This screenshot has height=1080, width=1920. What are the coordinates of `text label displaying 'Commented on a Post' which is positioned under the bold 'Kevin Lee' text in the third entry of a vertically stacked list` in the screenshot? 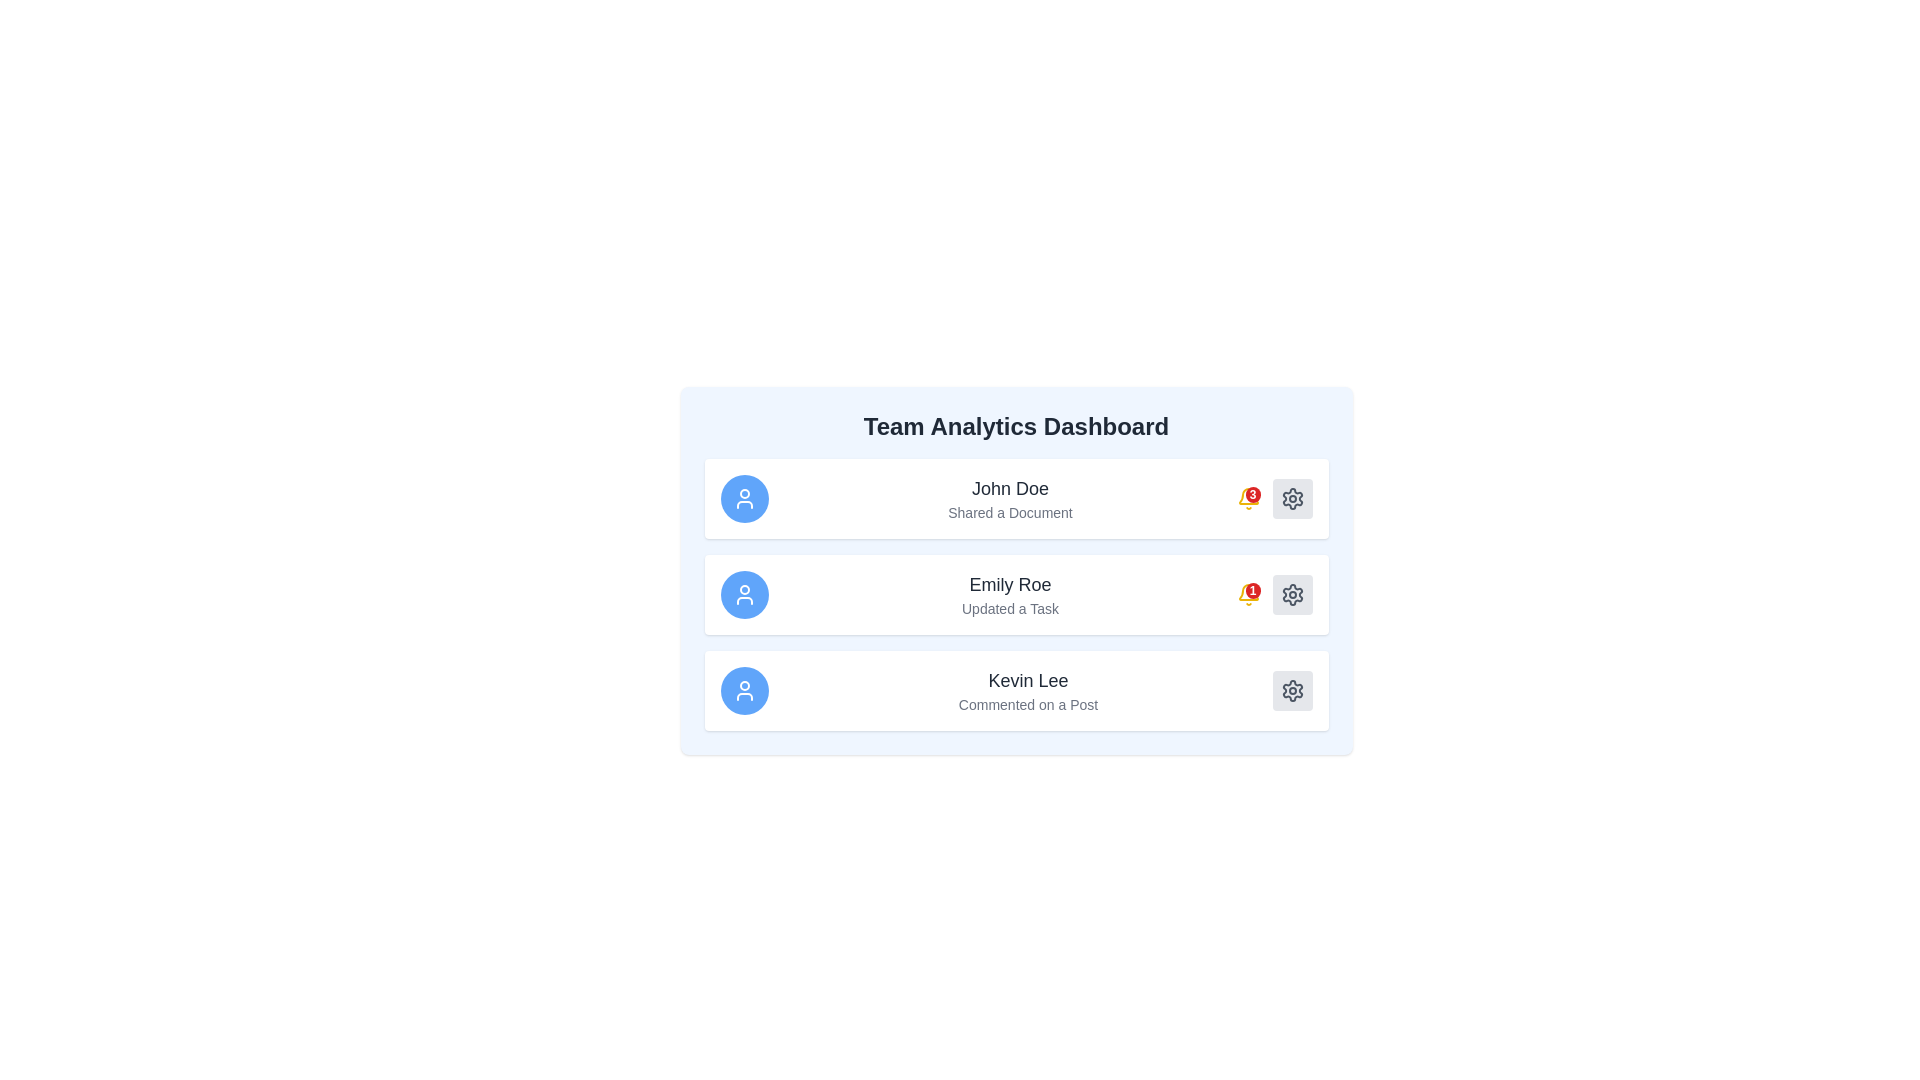 It's located at (1028, 704).